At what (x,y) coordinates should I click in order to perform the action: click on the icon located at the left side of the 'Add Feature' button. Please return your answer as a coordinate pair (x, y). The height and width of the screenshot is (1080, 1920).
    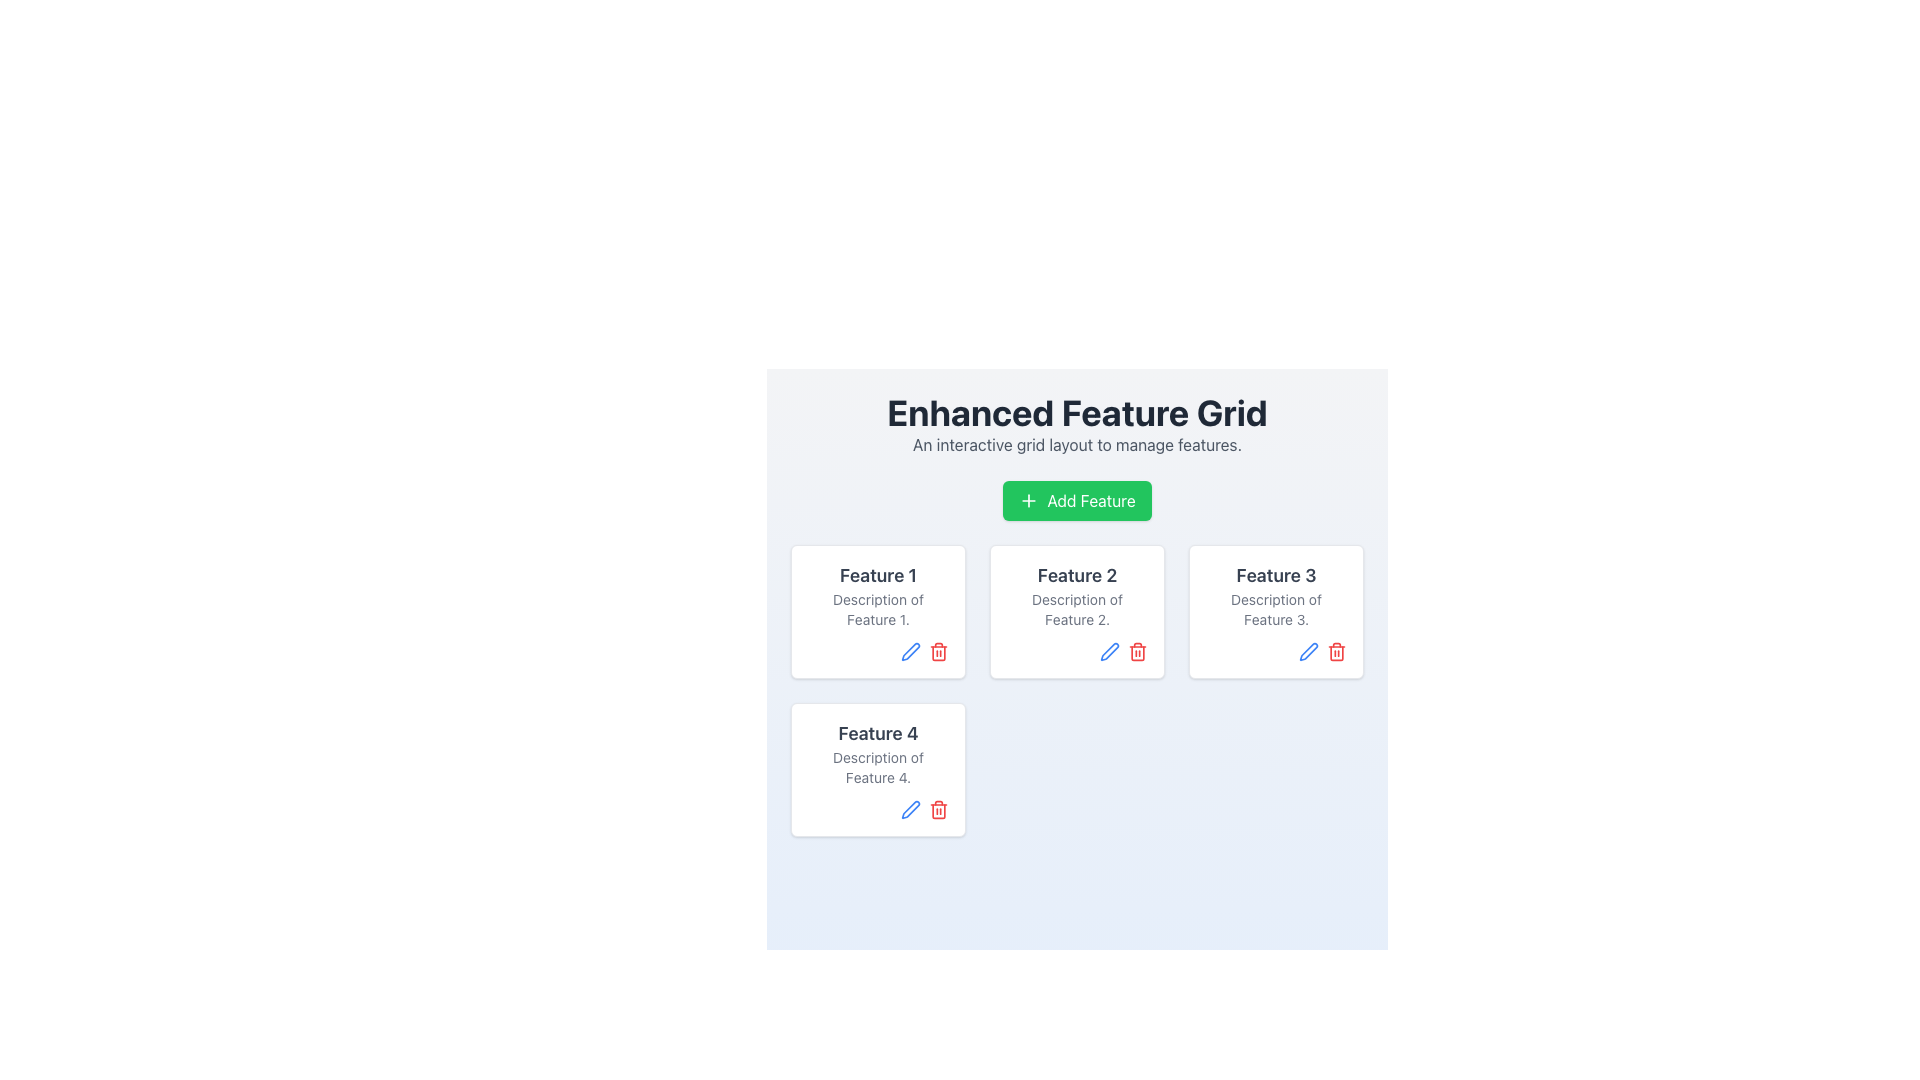
    Looking at the image, I should click on (1029, 500).